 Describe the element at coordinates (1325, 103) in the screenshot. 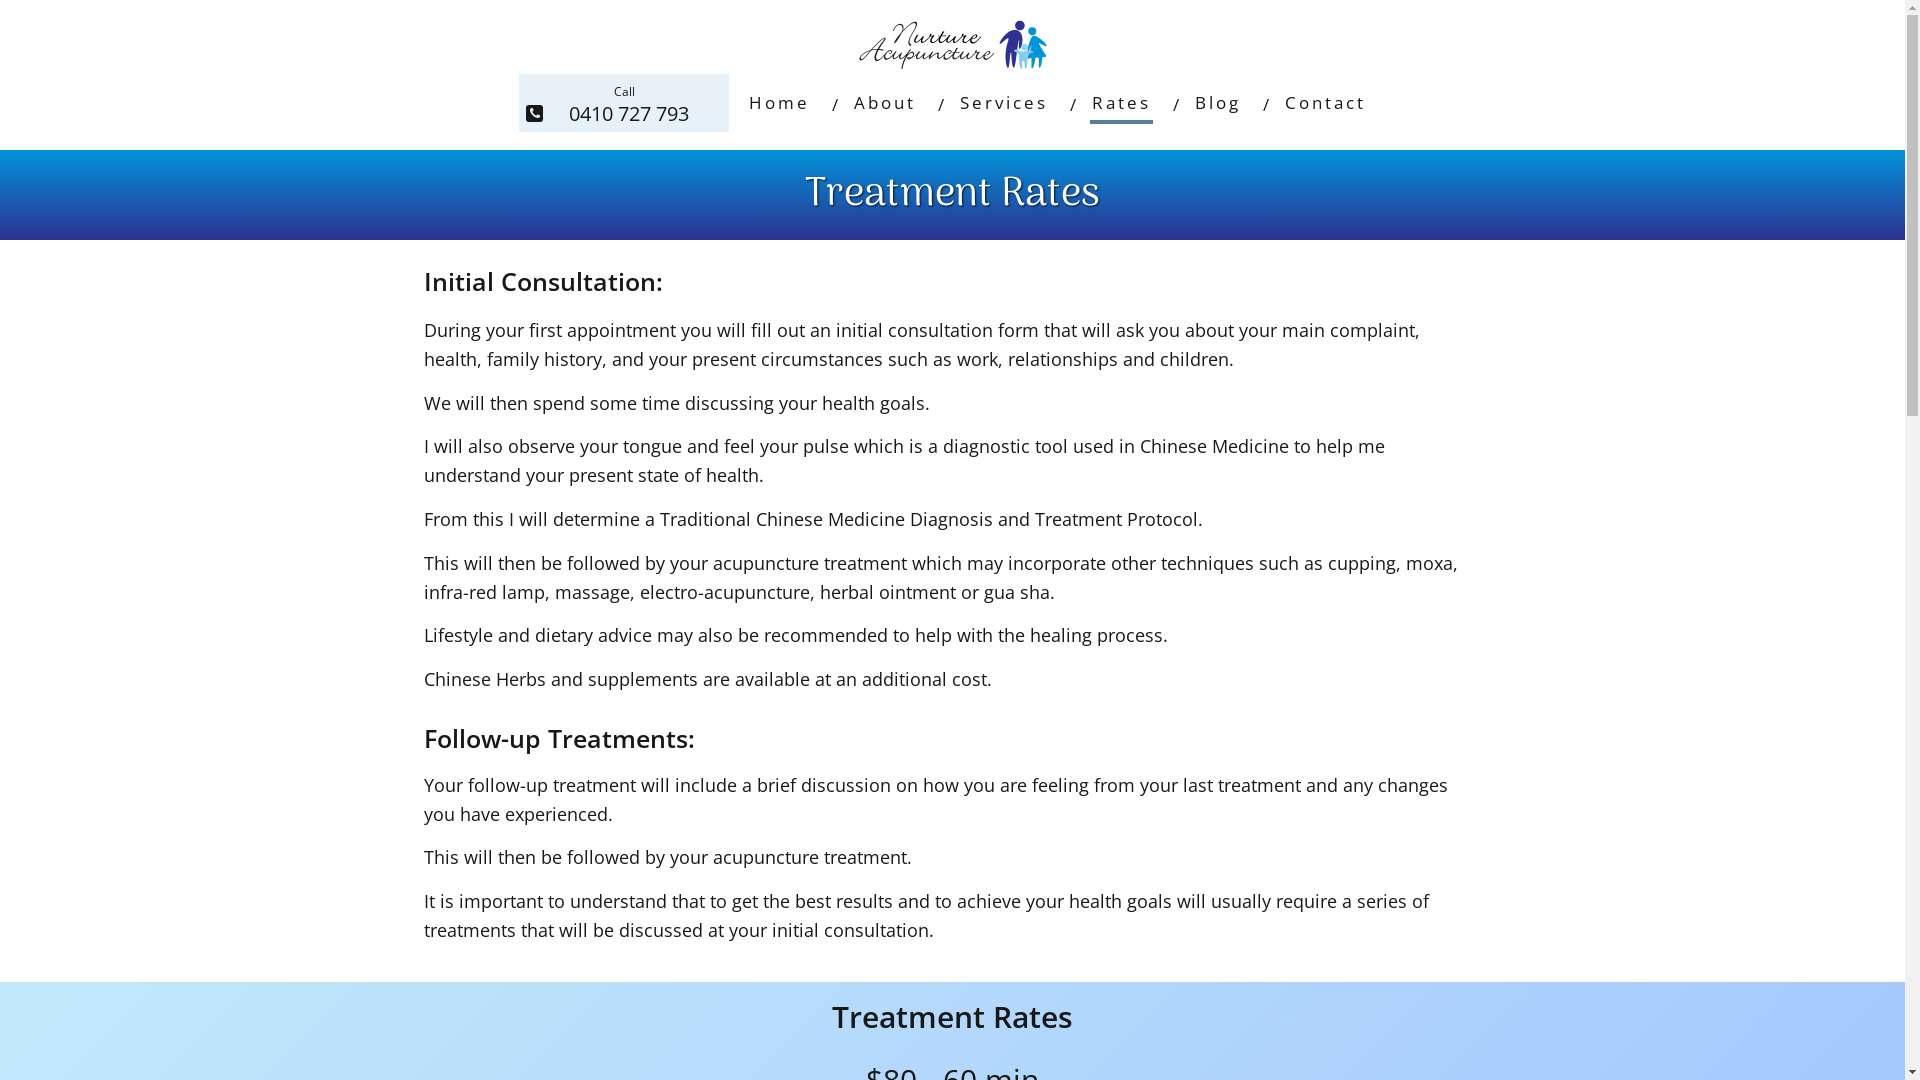

I see `'Contact'` at that location.